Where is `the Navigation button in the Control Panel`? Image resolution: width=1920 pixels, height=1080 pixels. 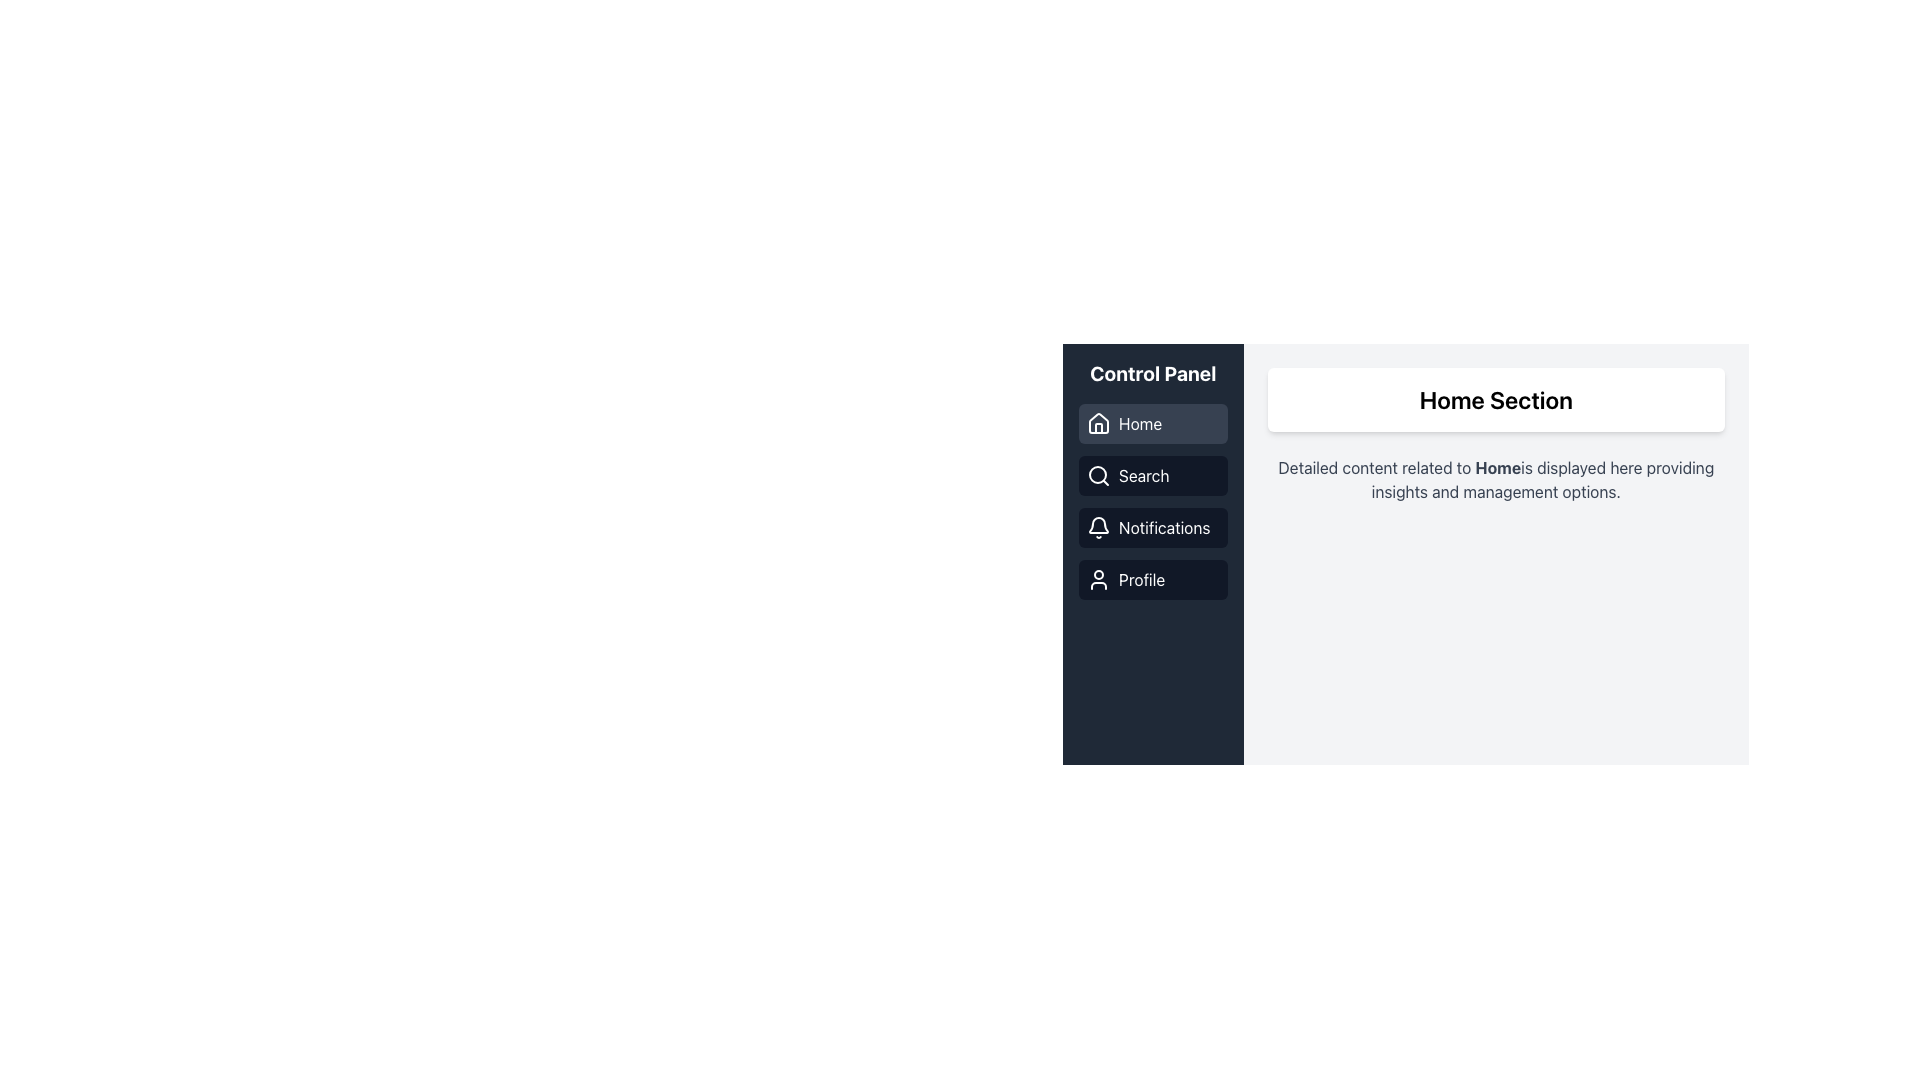 the Navigation button in the Control Panel is located at coordinates (1153, 423).